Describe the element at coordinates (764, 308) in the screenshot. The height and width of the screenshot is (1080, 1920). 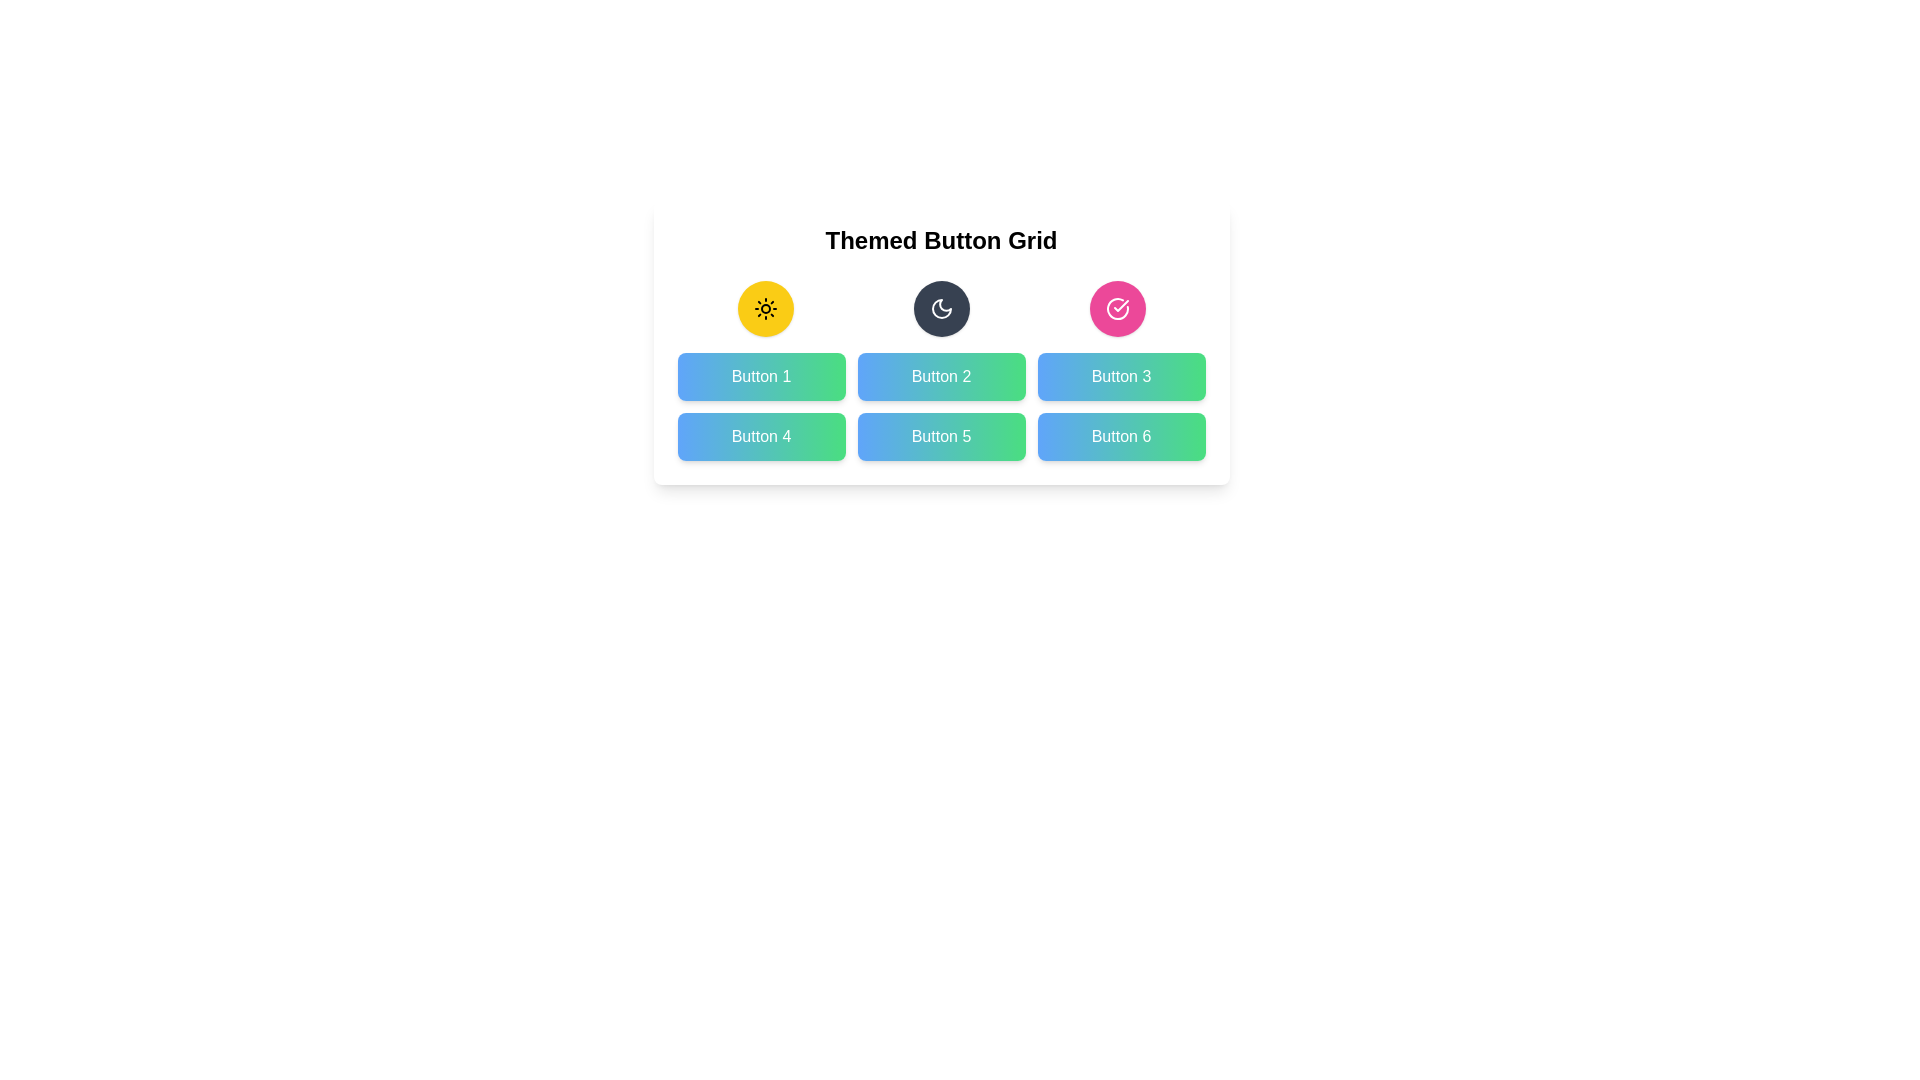
I see `the leftmost yellow icon button at the top of the layout` at that location.